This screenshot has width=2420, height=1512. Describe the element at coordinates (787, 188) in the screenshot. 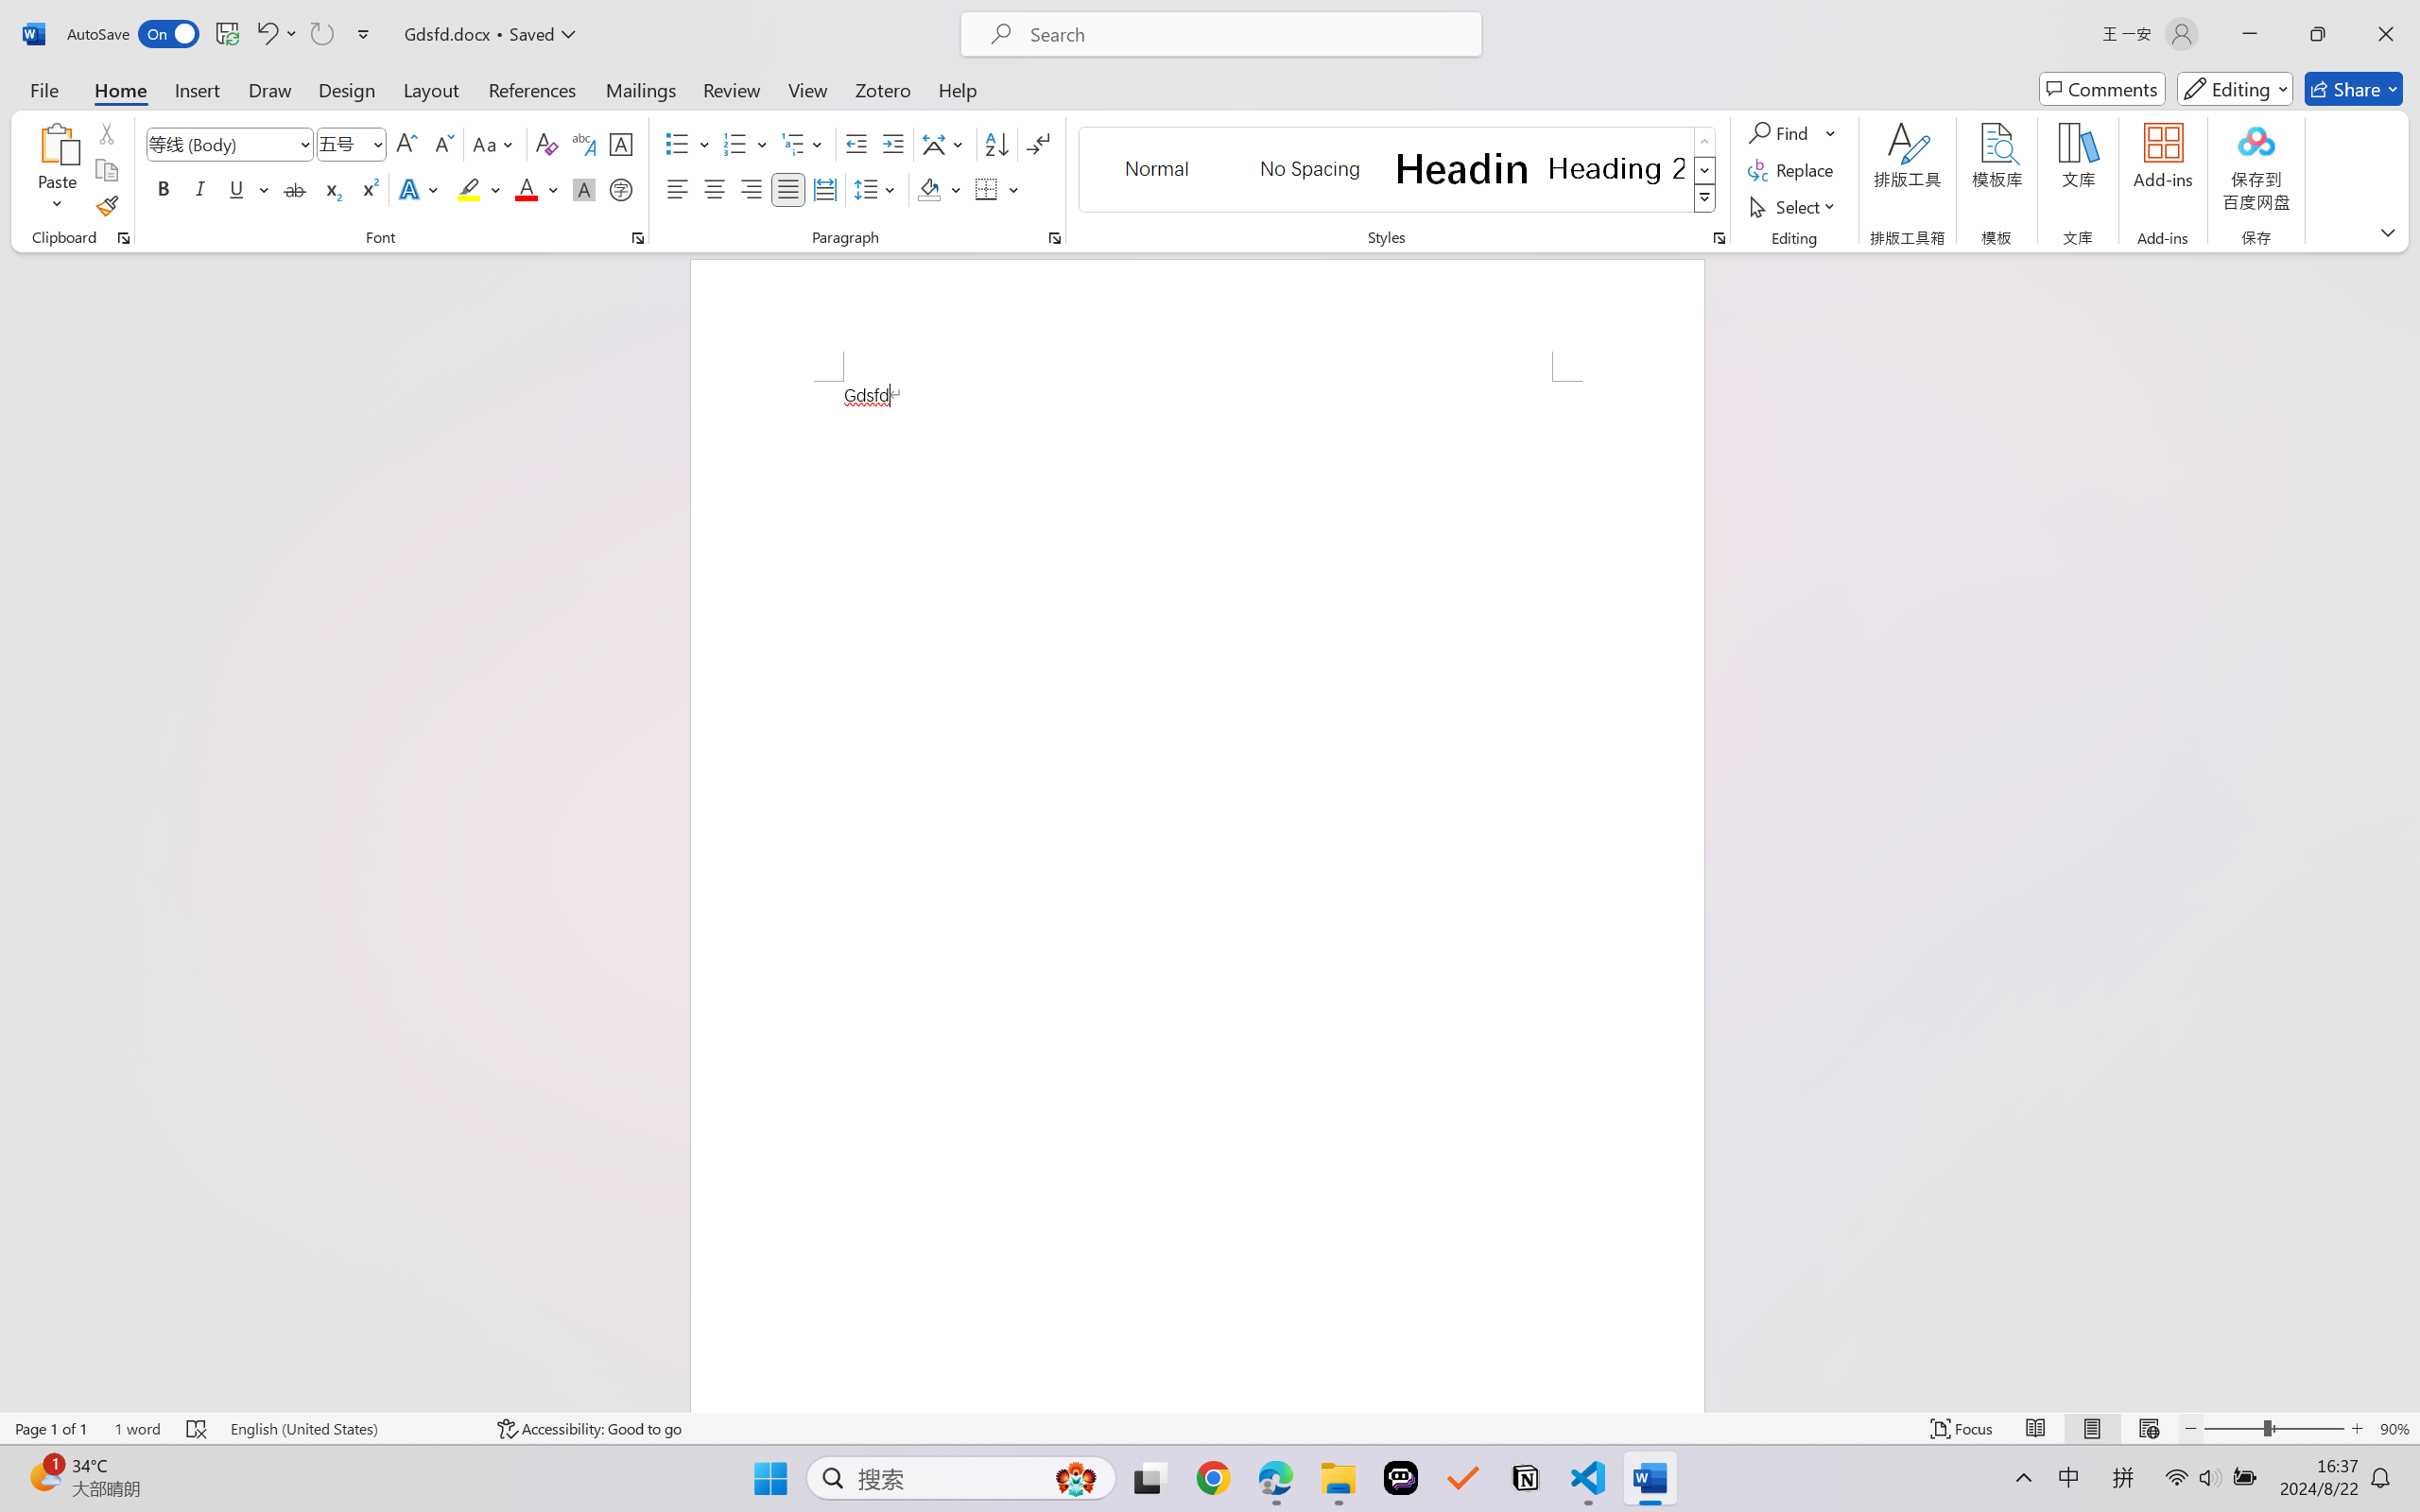

I see `'Justify'` at that location.